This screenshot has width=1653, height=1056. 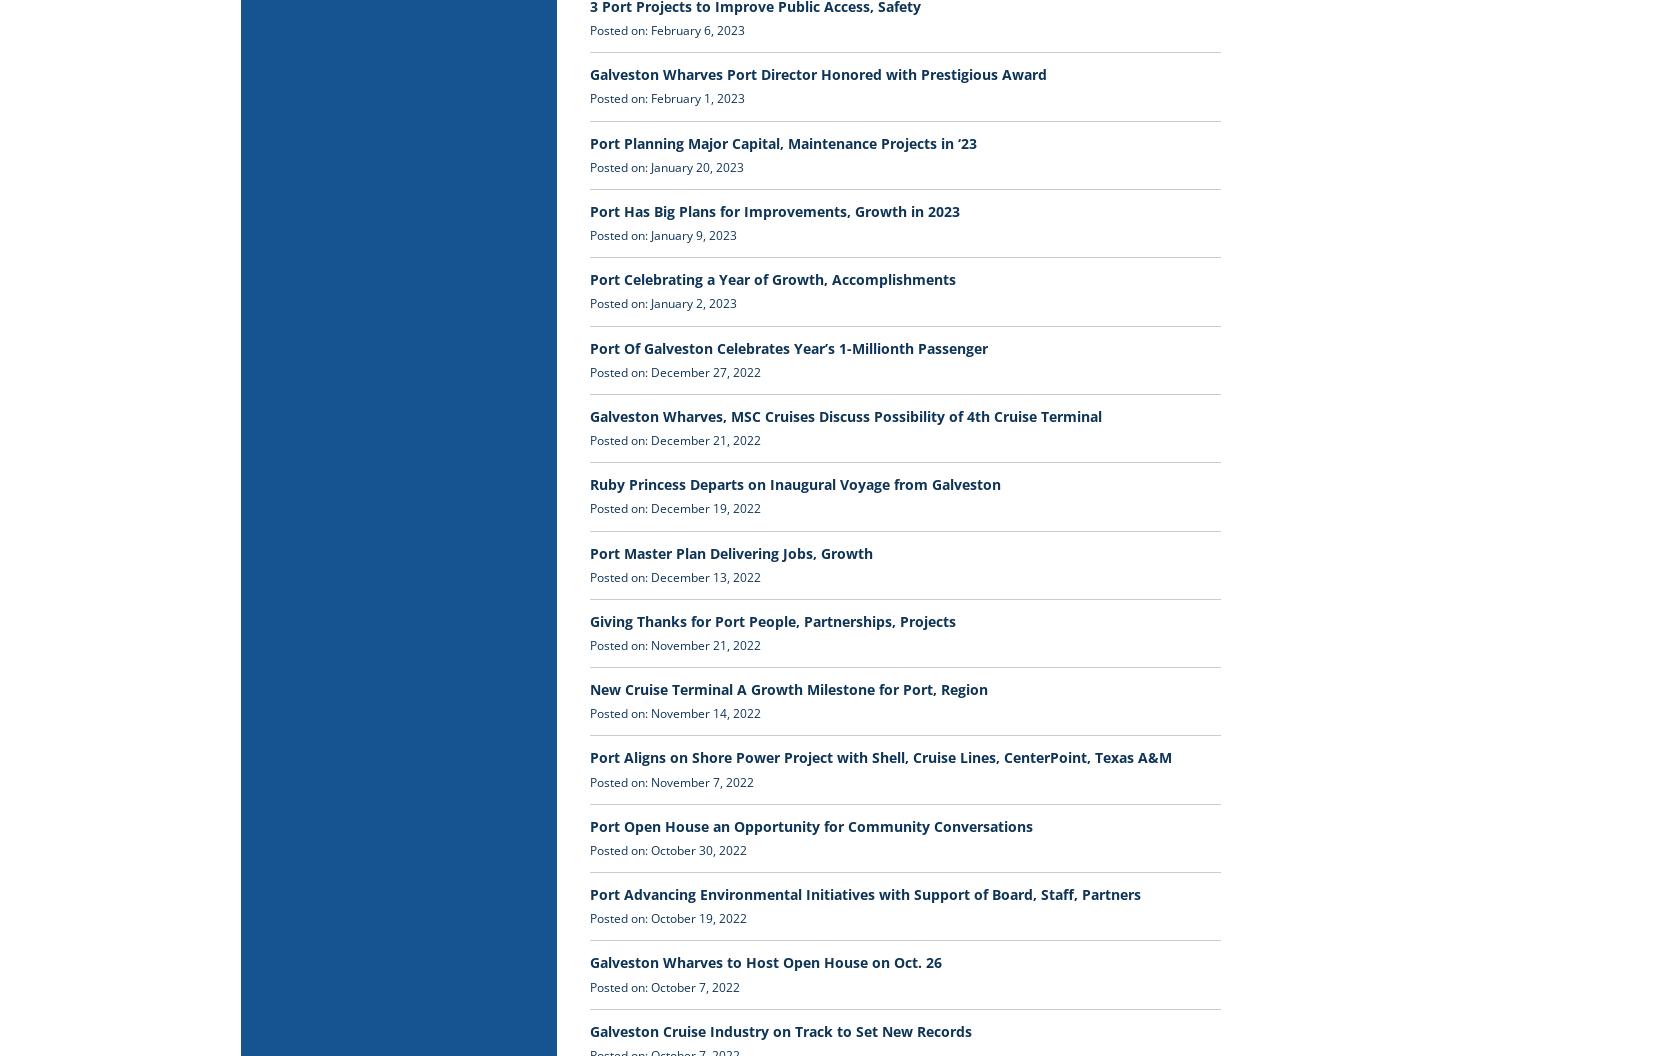 What do you see at coordinates (666, 30) in the screenshot?
I see `'Posted on: February 6, 2023'` at bounding box center [666, 30].